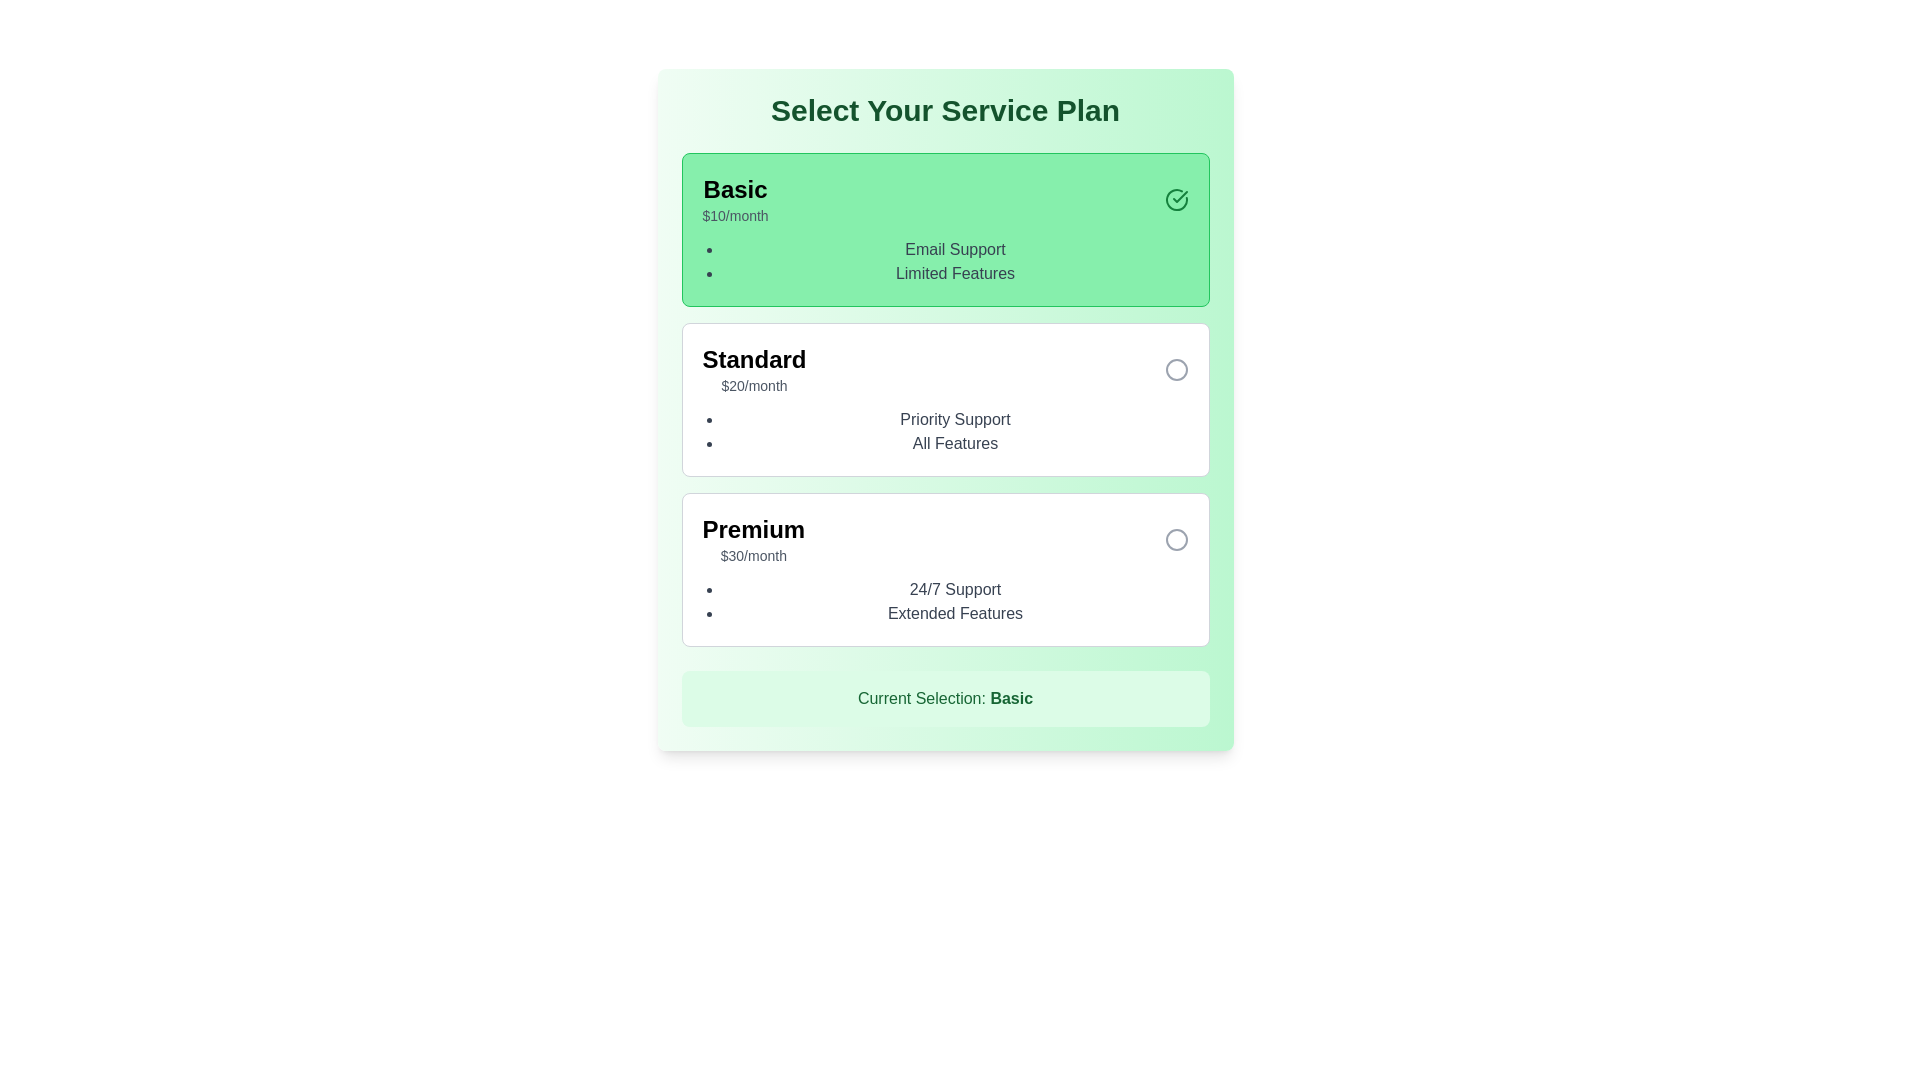 This screenshot has width=1920, height=1080. I want to click on the text list element containing 'Email Support' and 'Limited Features' within the green background of the 'Basic' service plan section, so click(944, 261).